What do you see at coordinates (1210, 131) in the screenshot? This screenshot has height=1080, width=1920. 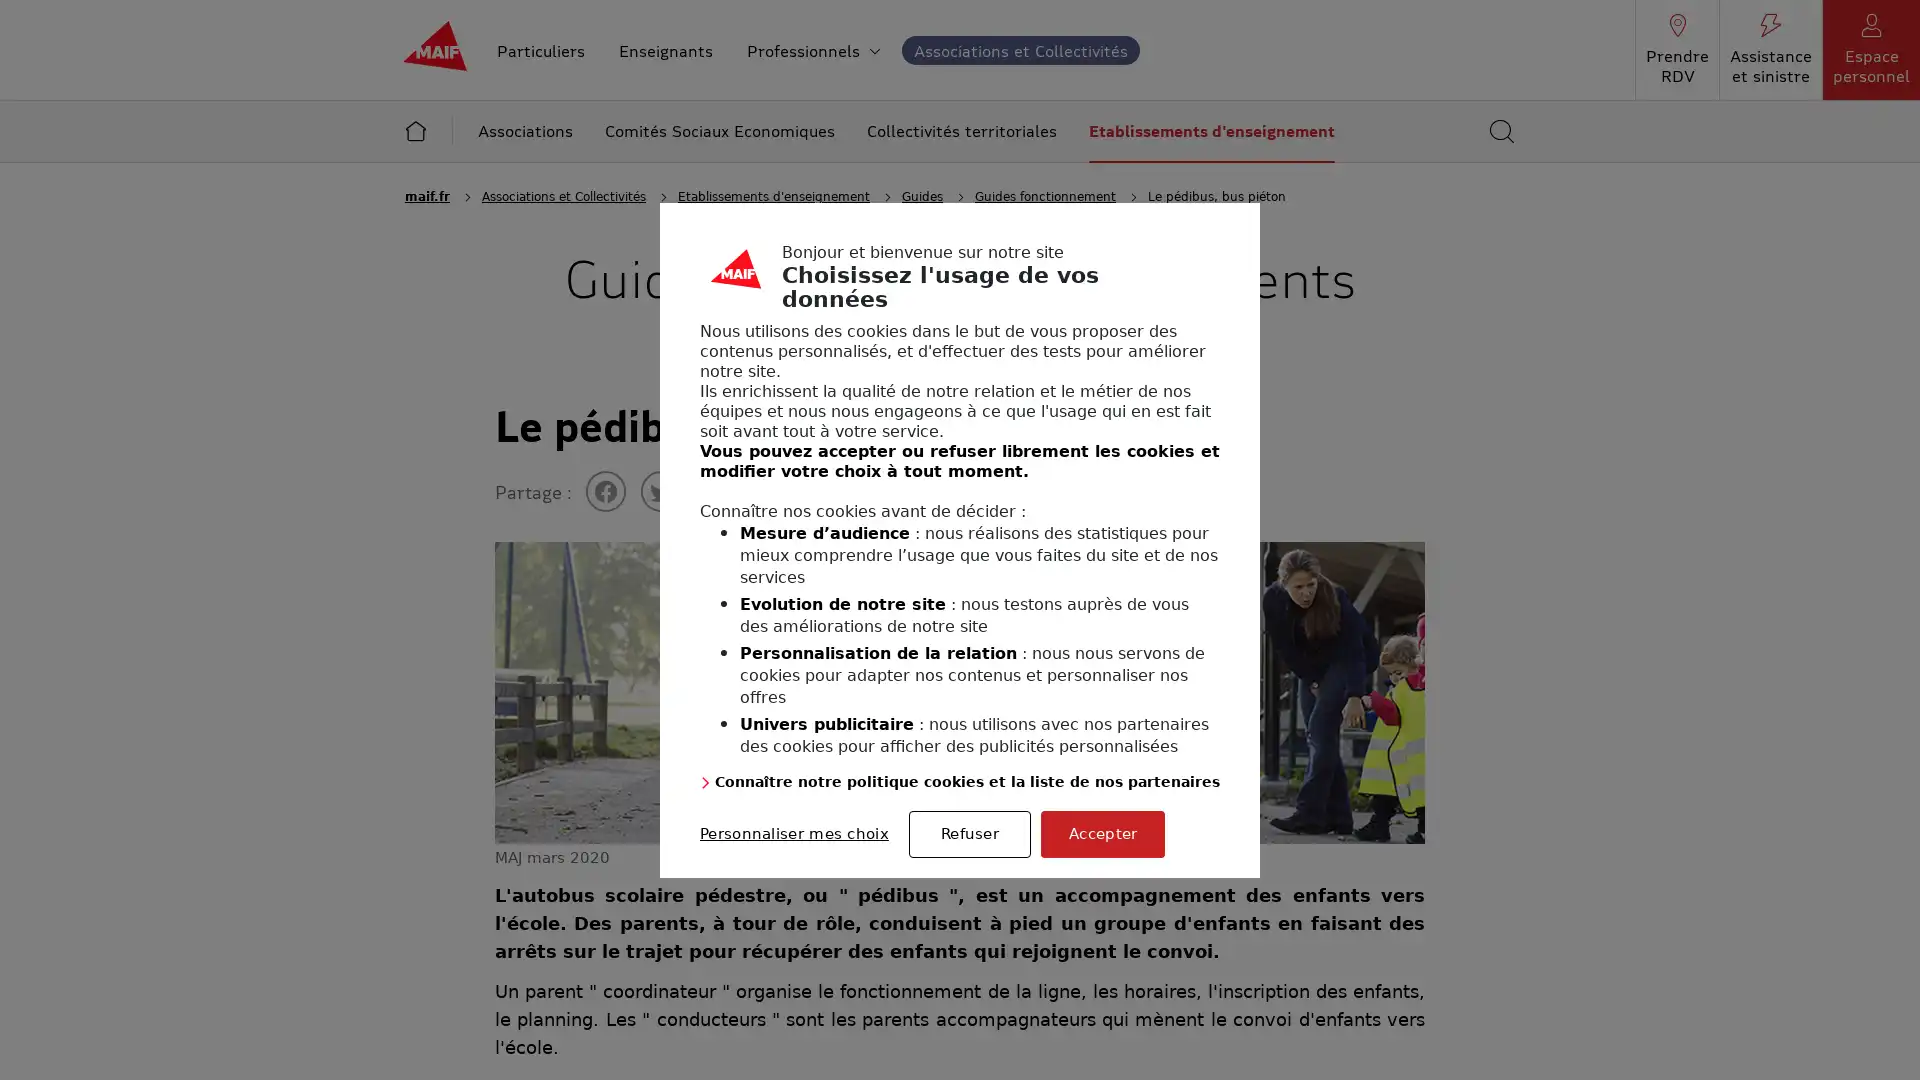 I see `Etablissements d'enseignement` at bounding box center [1210, 131].